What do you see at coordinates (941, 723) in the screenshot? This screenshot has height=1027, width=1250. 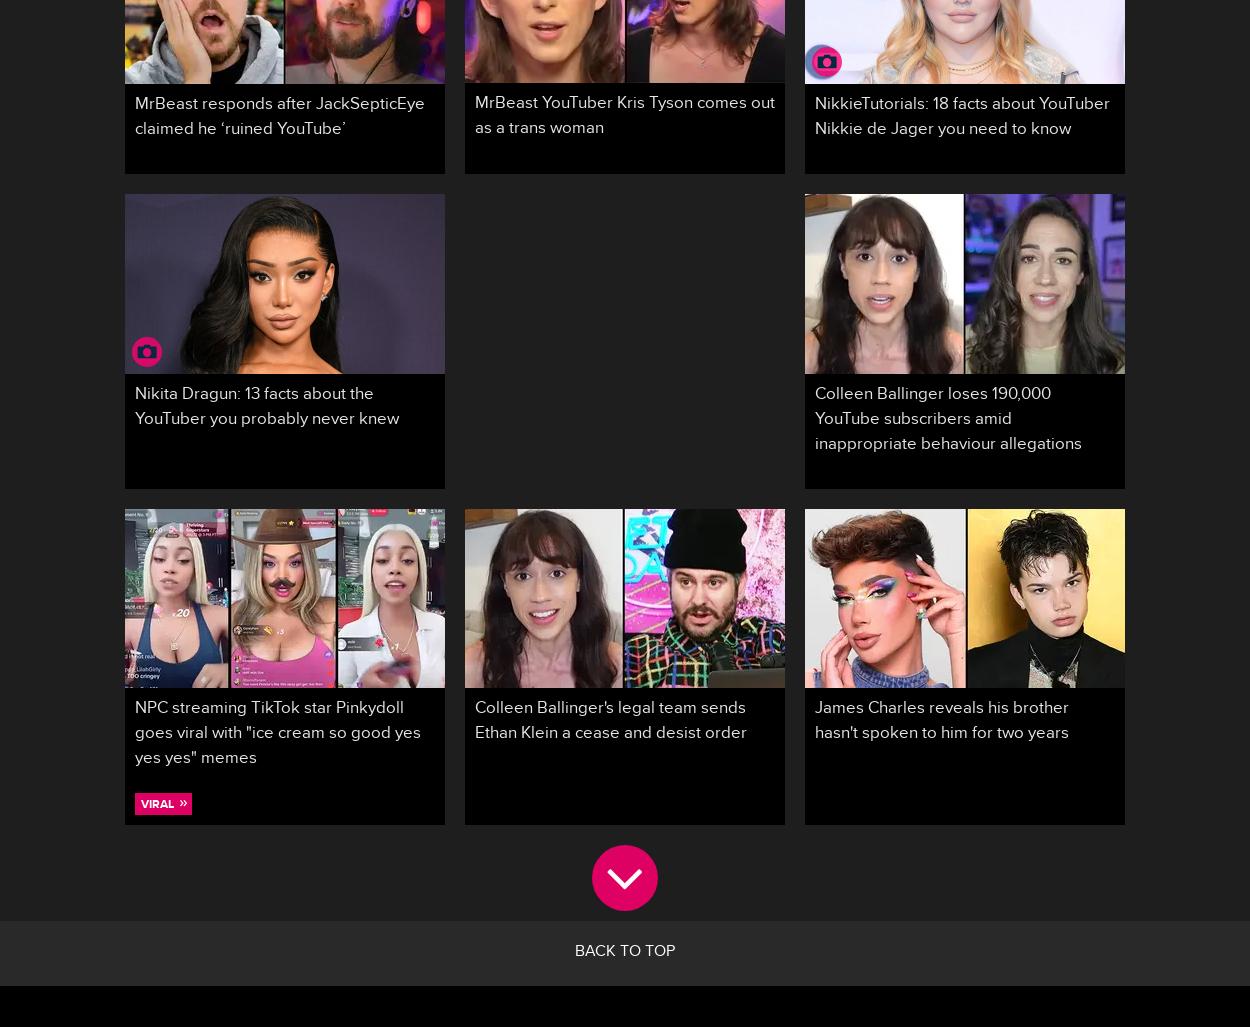 I see `'James Charles reveals his brother hasn't spoken to him for two years'` at bounding box center [941, 723].